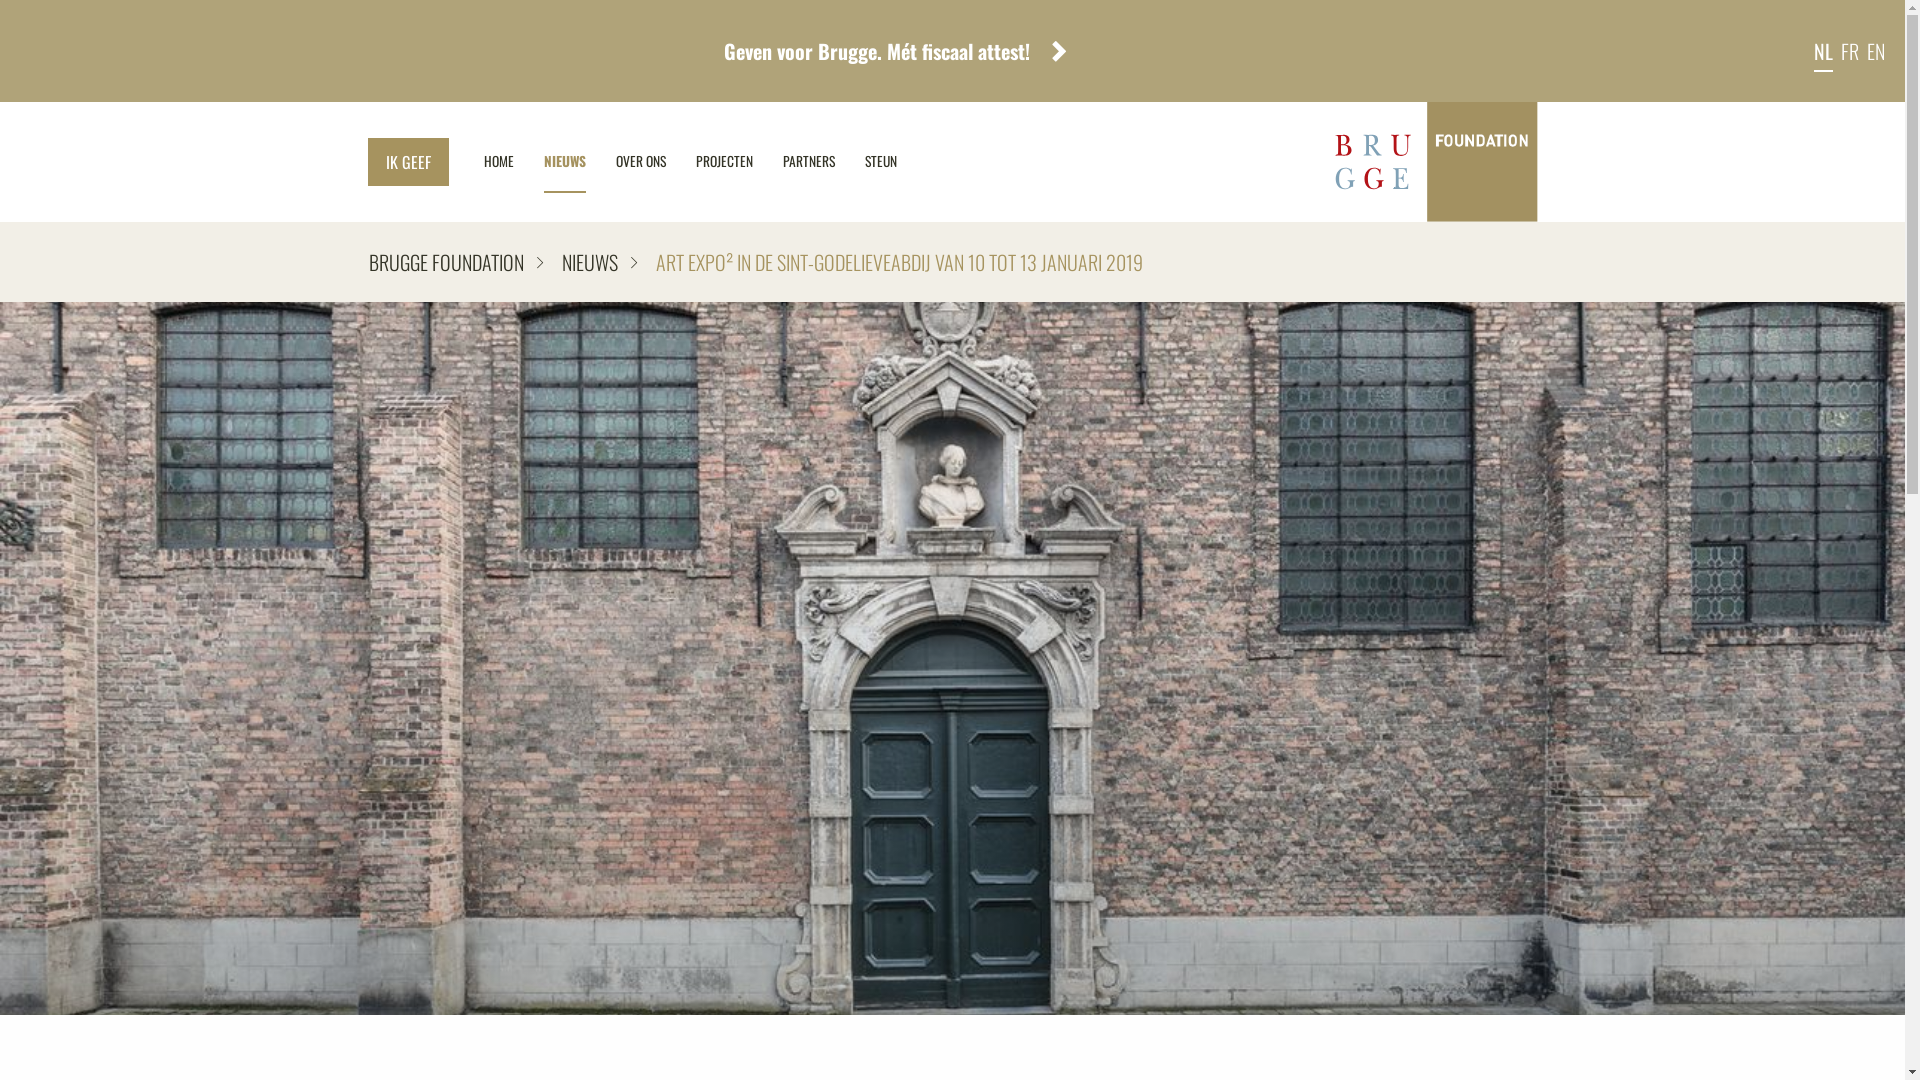  I want to click on 'NIEUWS', so click(588, 261).